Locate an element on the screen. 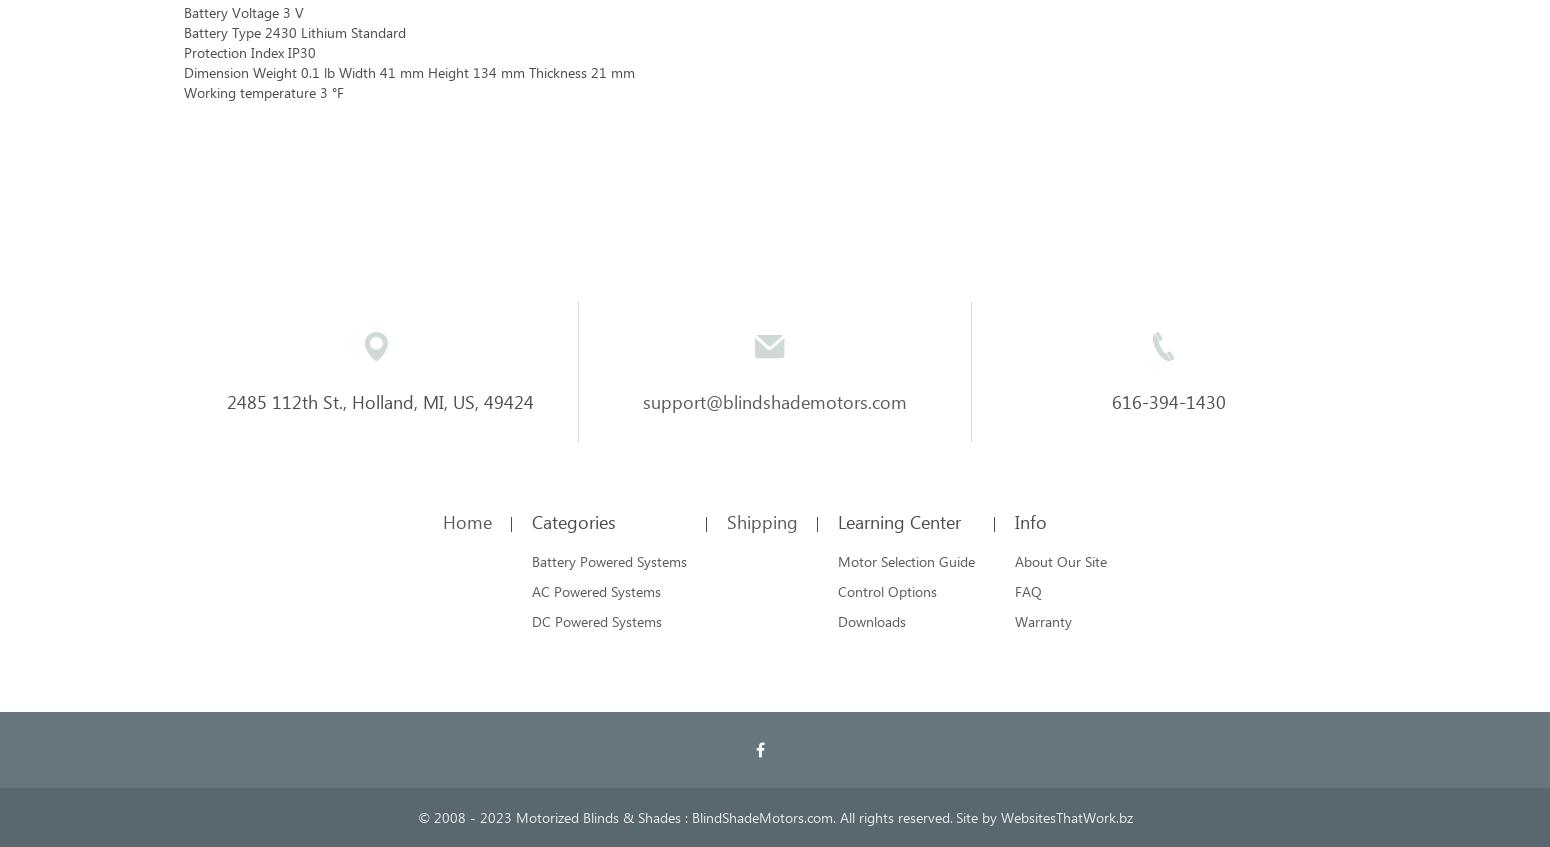 This screenshot has width=1550, height=847. 'Downloads' is located at coordinates (872, 620).